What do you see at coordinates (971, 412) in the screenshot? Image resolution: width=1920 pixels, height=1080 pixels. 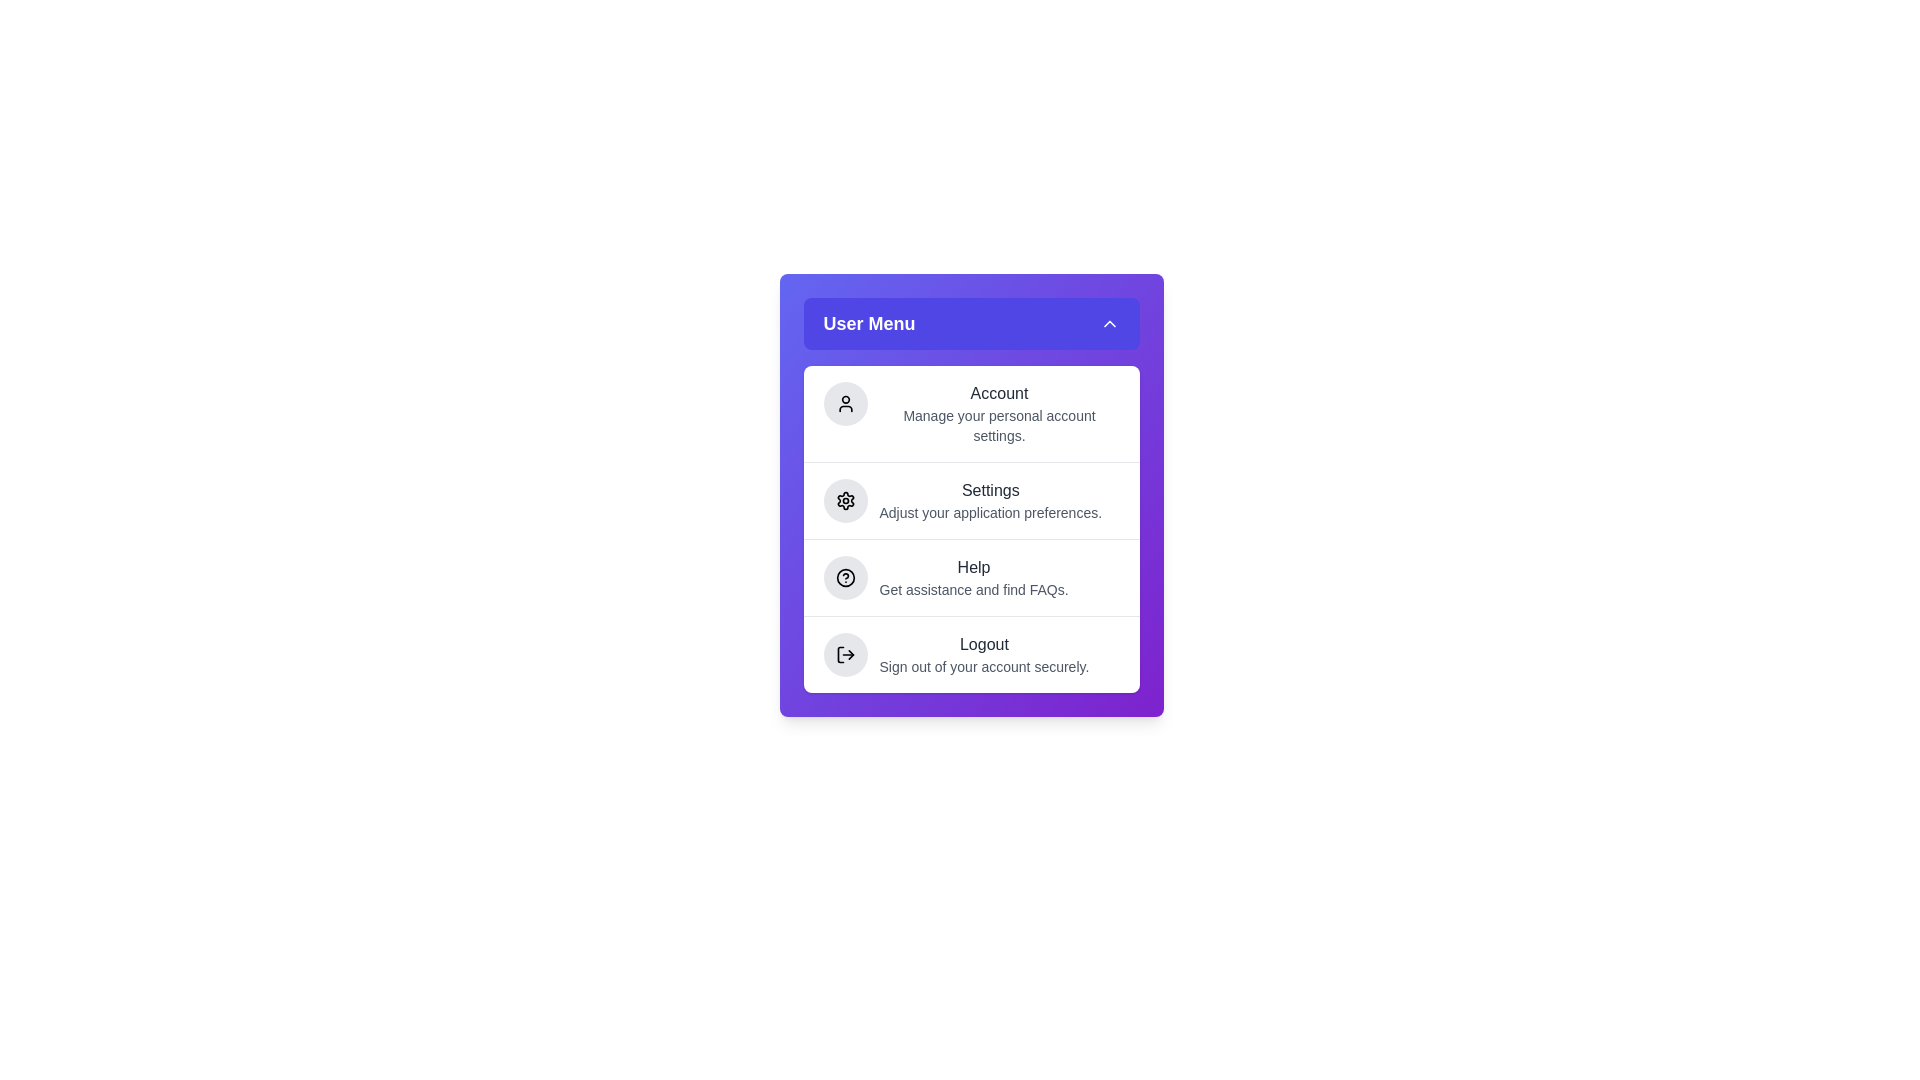 I see `the menu item Account from the menu` at bounding box center [971, 412].